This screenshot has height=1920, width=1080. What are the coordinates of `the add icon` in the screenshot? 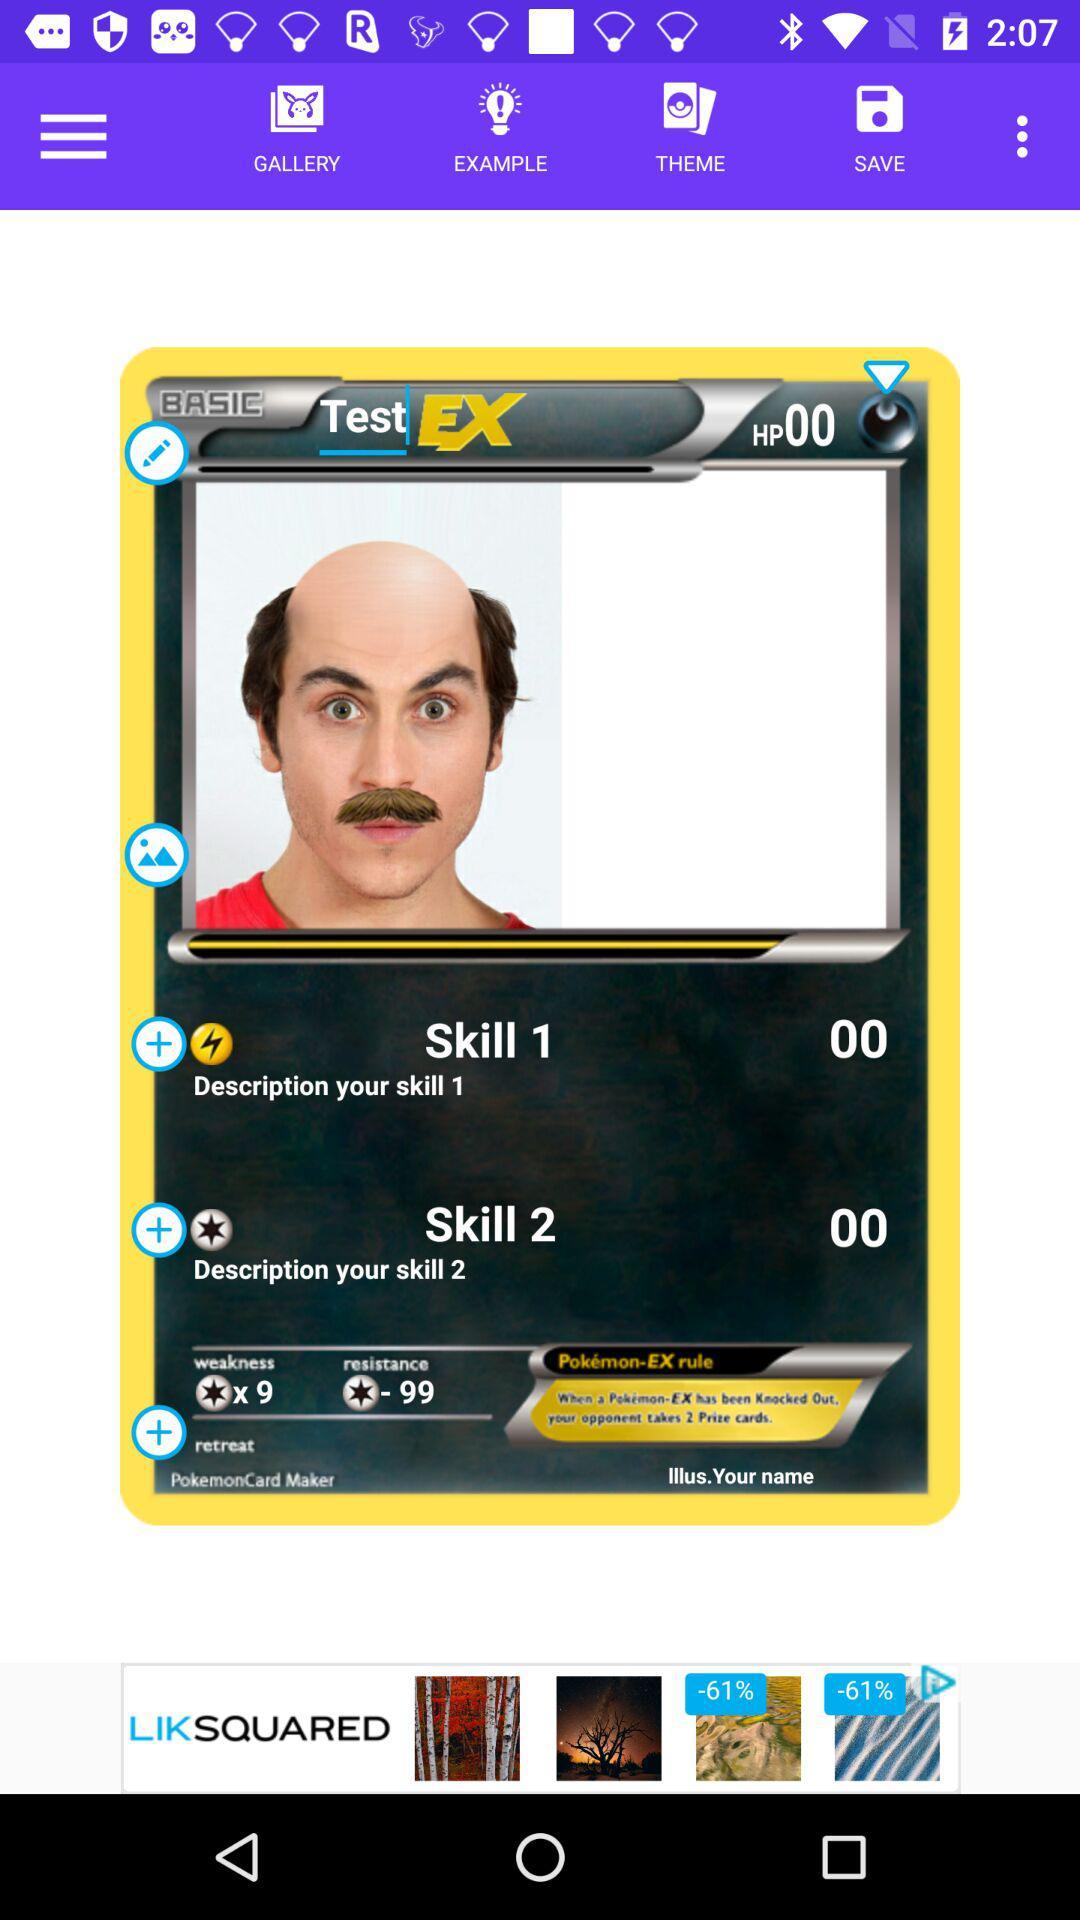 It's located at (157, 1228).